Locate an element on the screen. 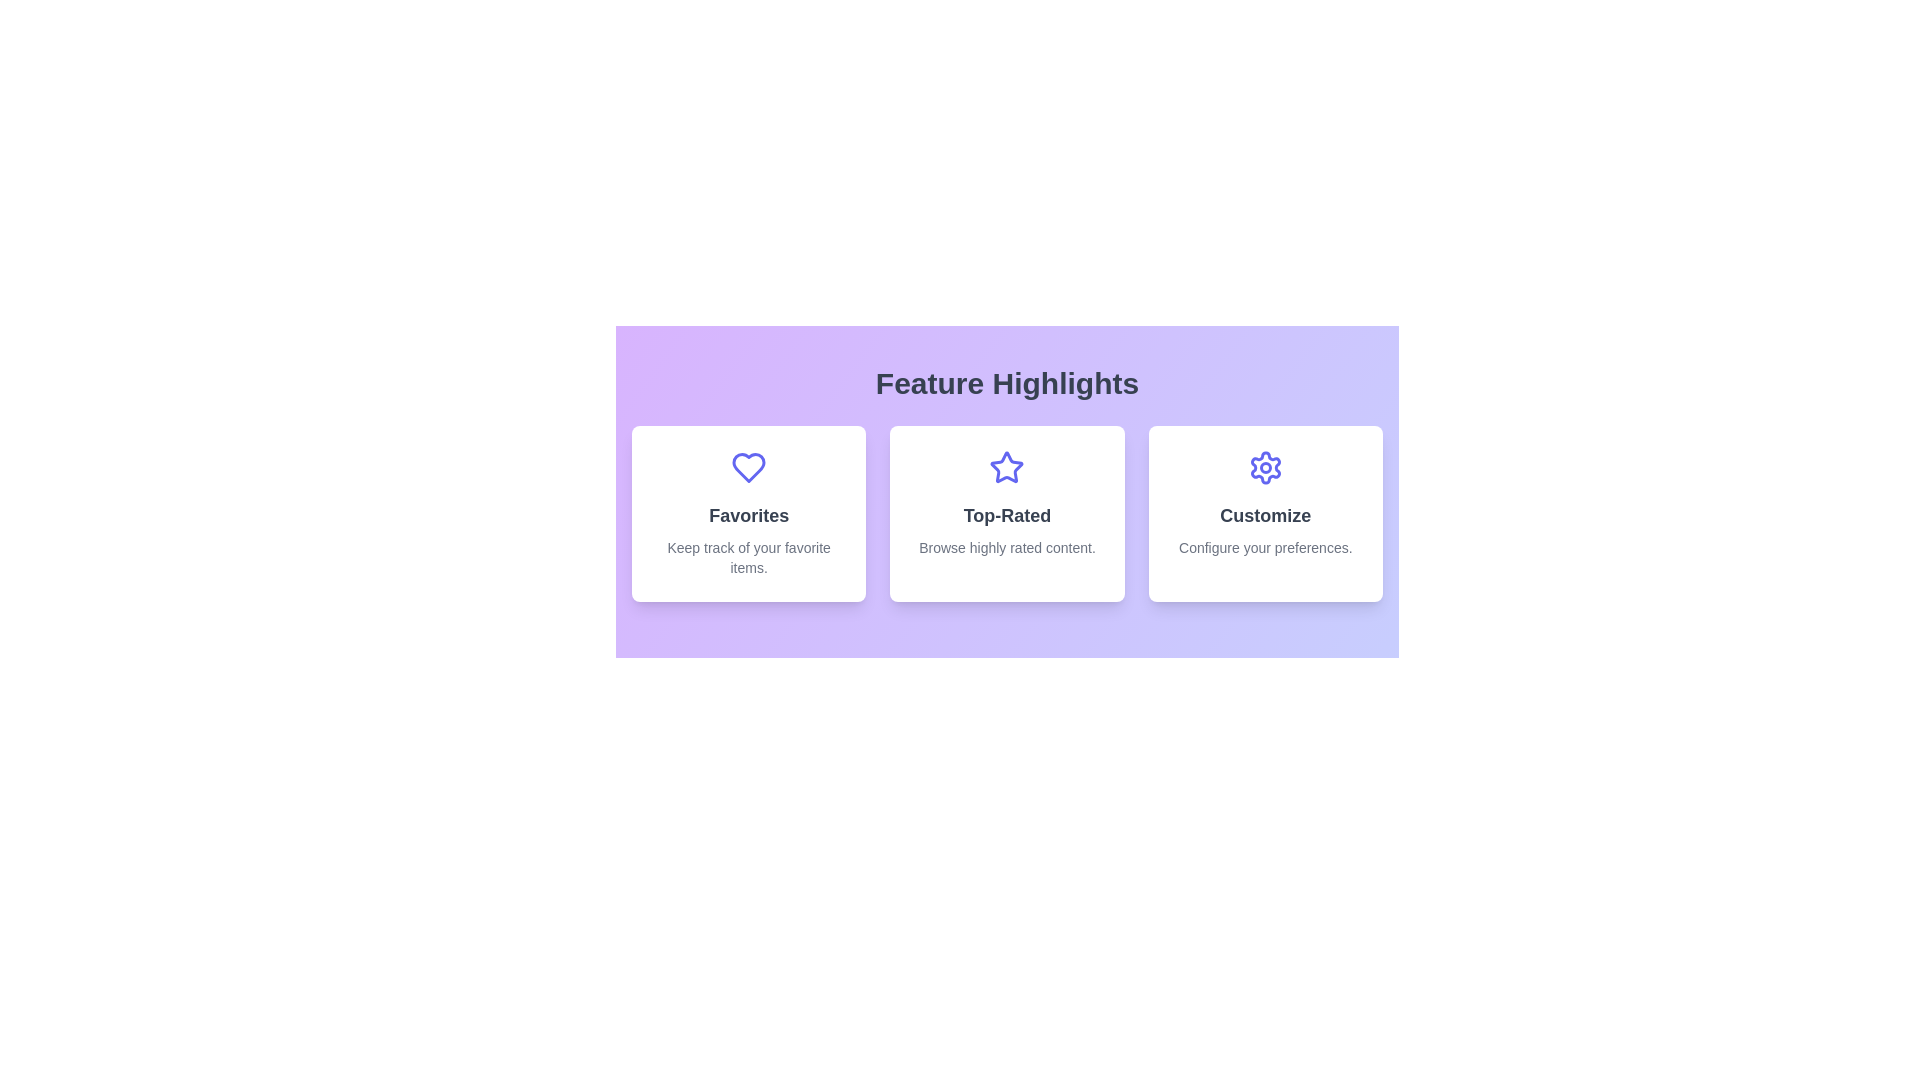 The image size is (1920, 1080). the gear icon located in the 'Customize' section under 'Feature Highlights' is located at coordinates (1264, 467).